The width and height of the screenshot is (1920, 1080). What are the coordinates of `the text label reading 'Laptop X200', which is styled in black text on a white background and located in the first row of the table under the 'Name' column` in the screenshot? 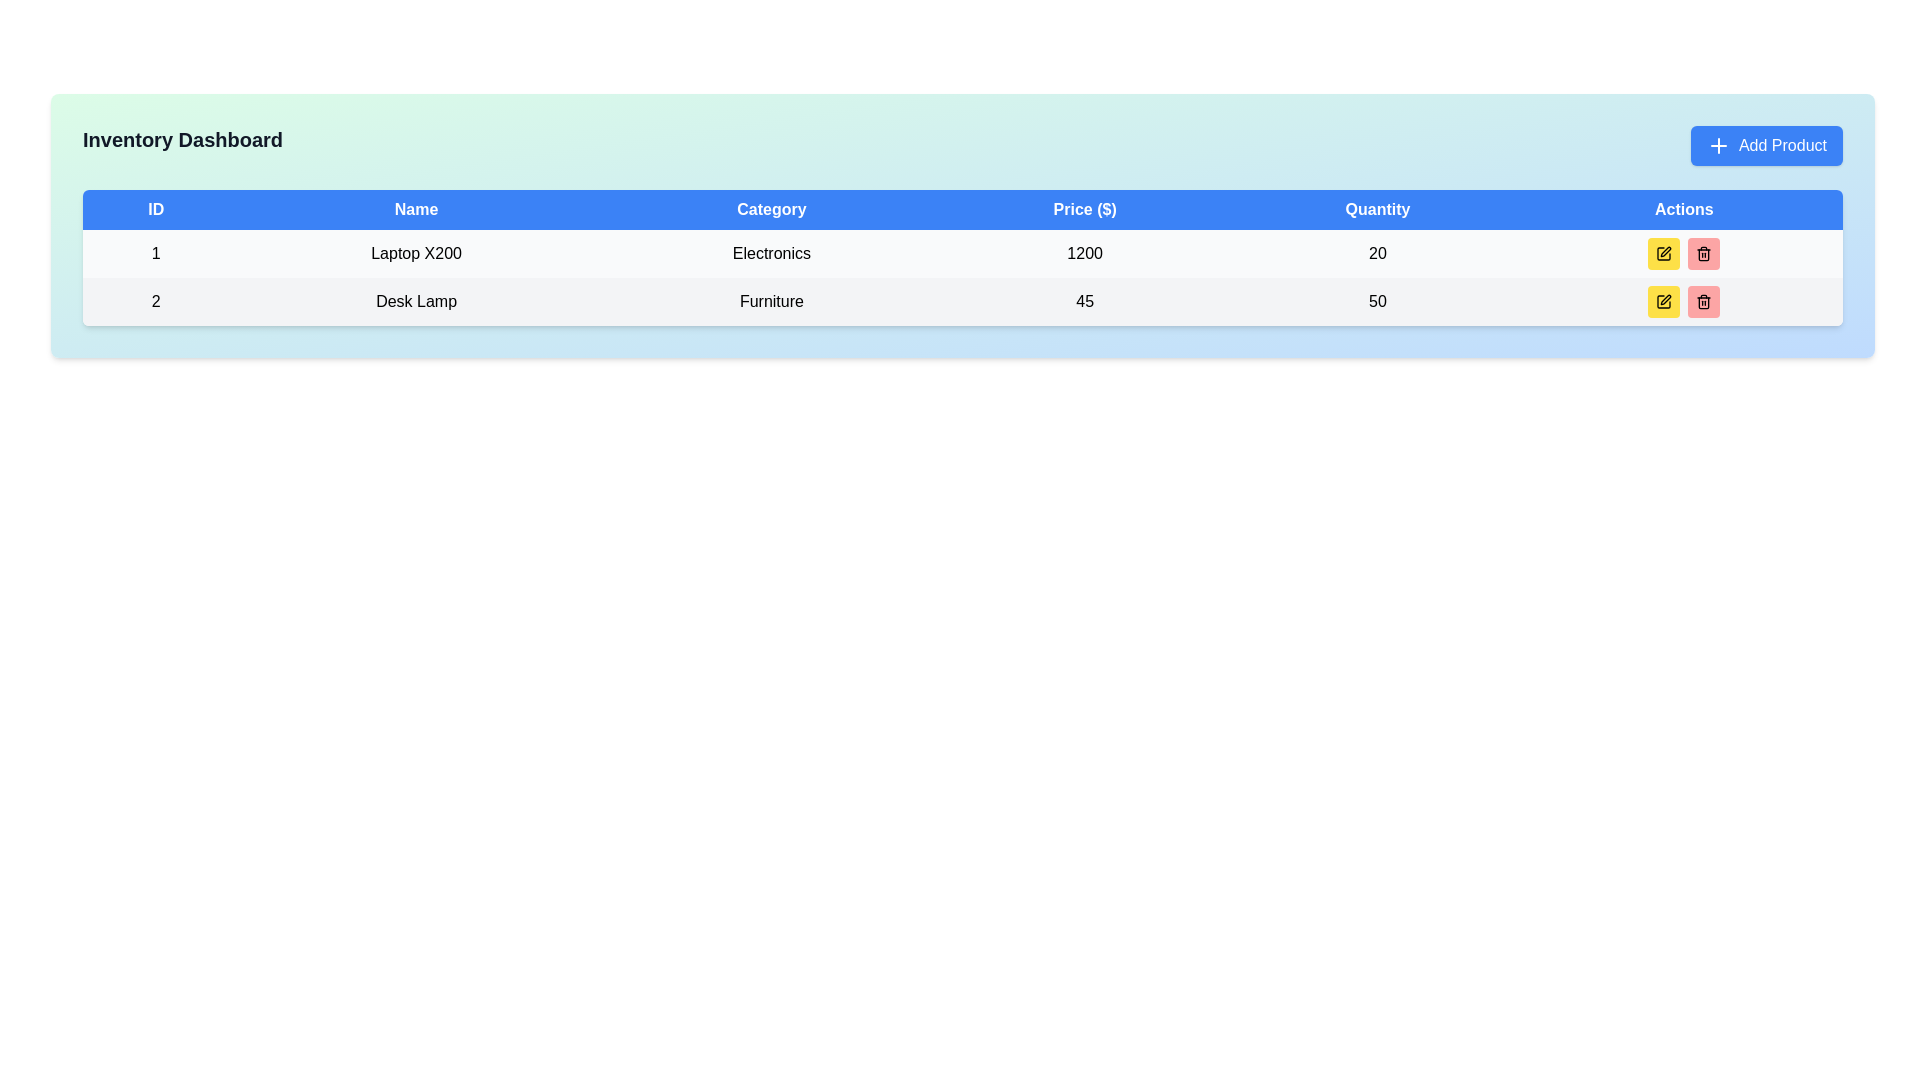 It's located at (415, 253).